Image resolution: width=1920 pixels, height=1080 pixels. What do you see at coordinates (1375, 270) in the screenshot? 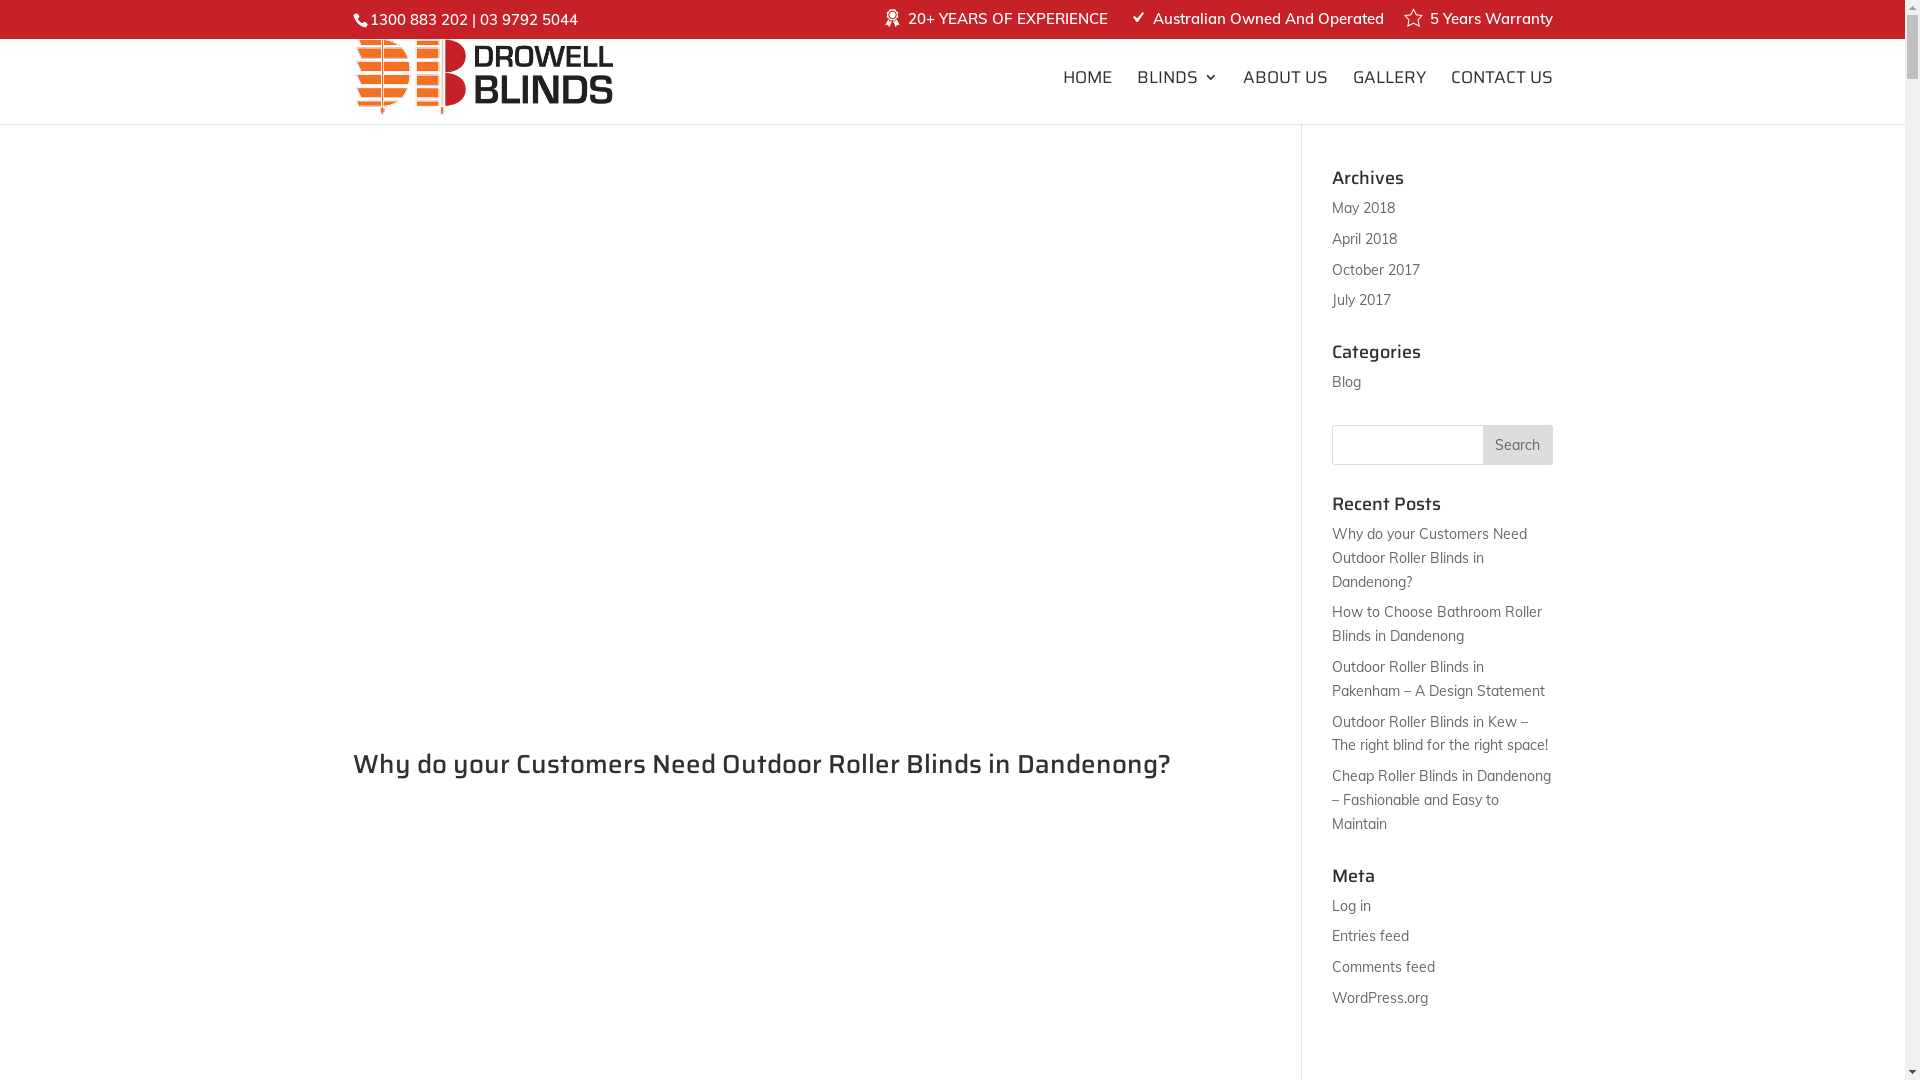
I see `'October 2017'` at bounding box center [1375, 270].